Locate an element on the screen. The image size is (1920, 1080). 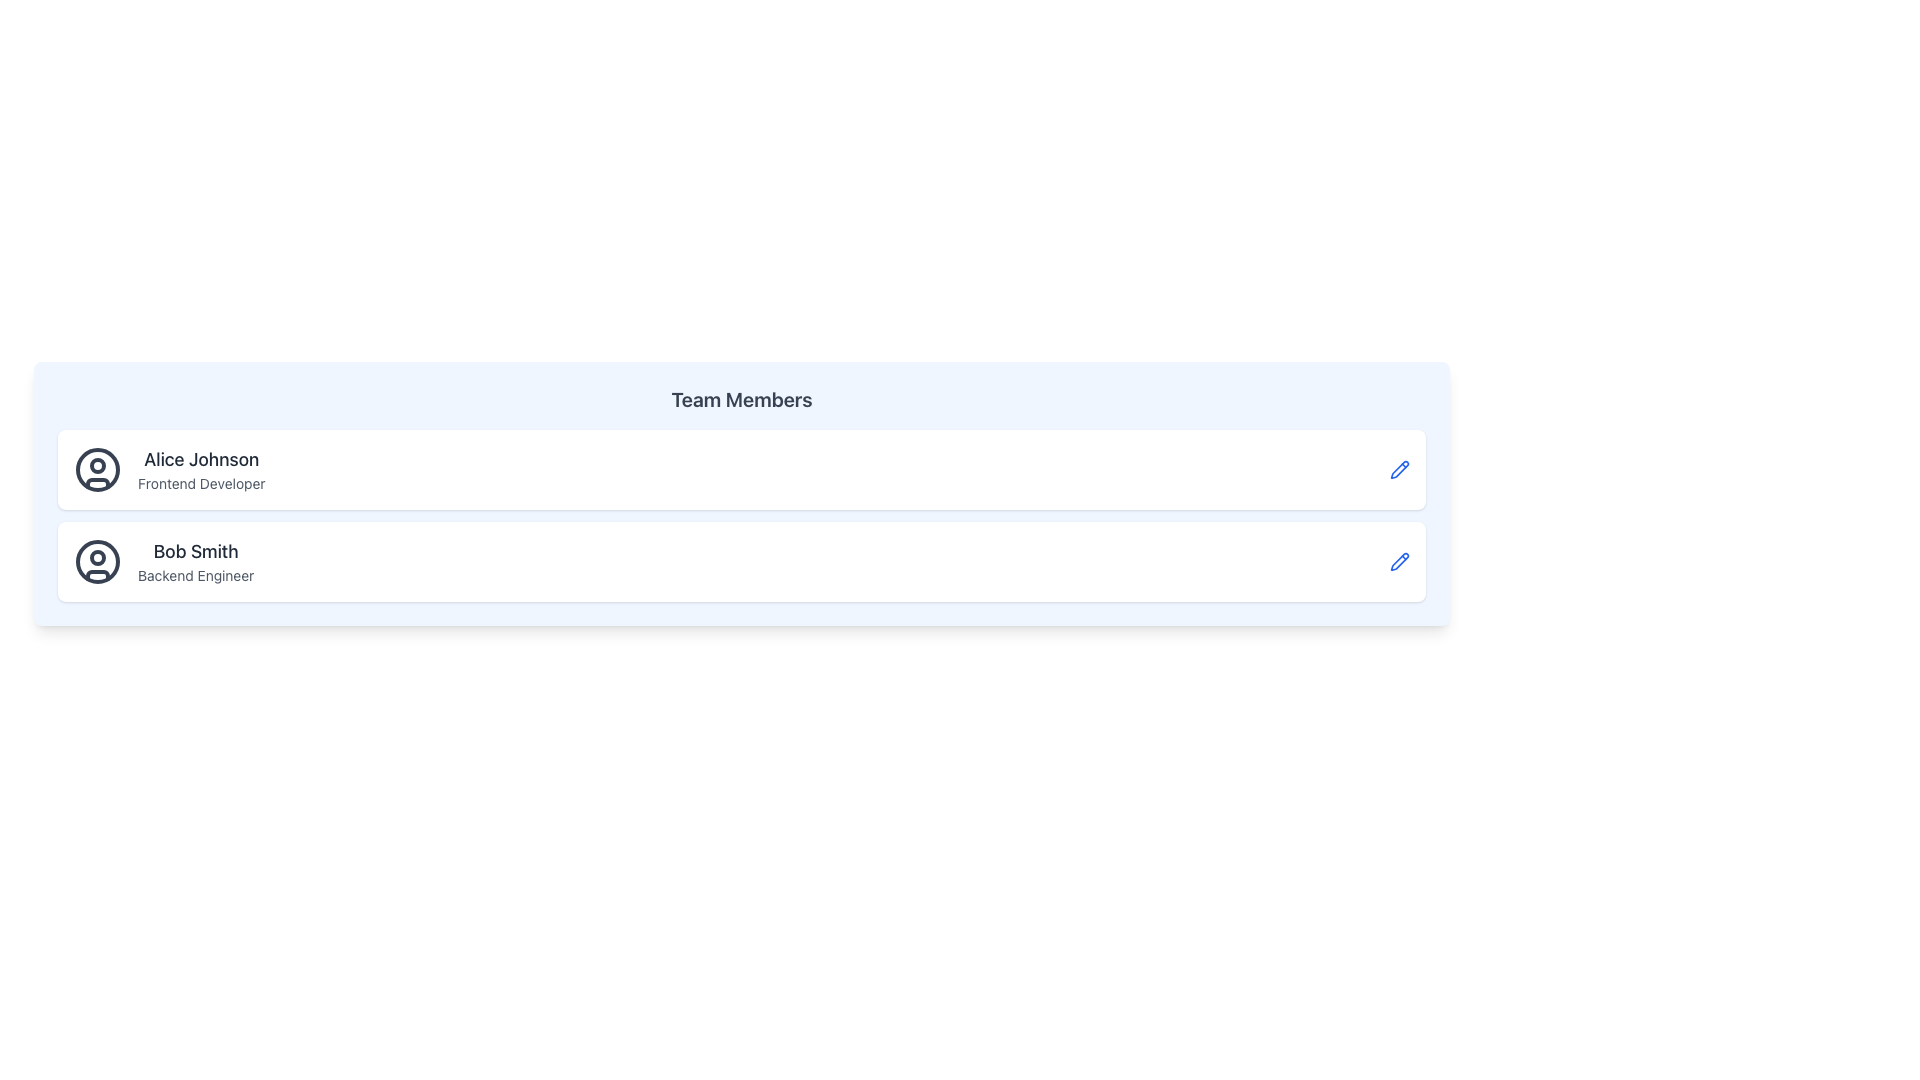
the 'Team Members' text label, which is a large, bold, muted gray header located at the top of a content card above a list of team members is located at coordinates (741, 400).